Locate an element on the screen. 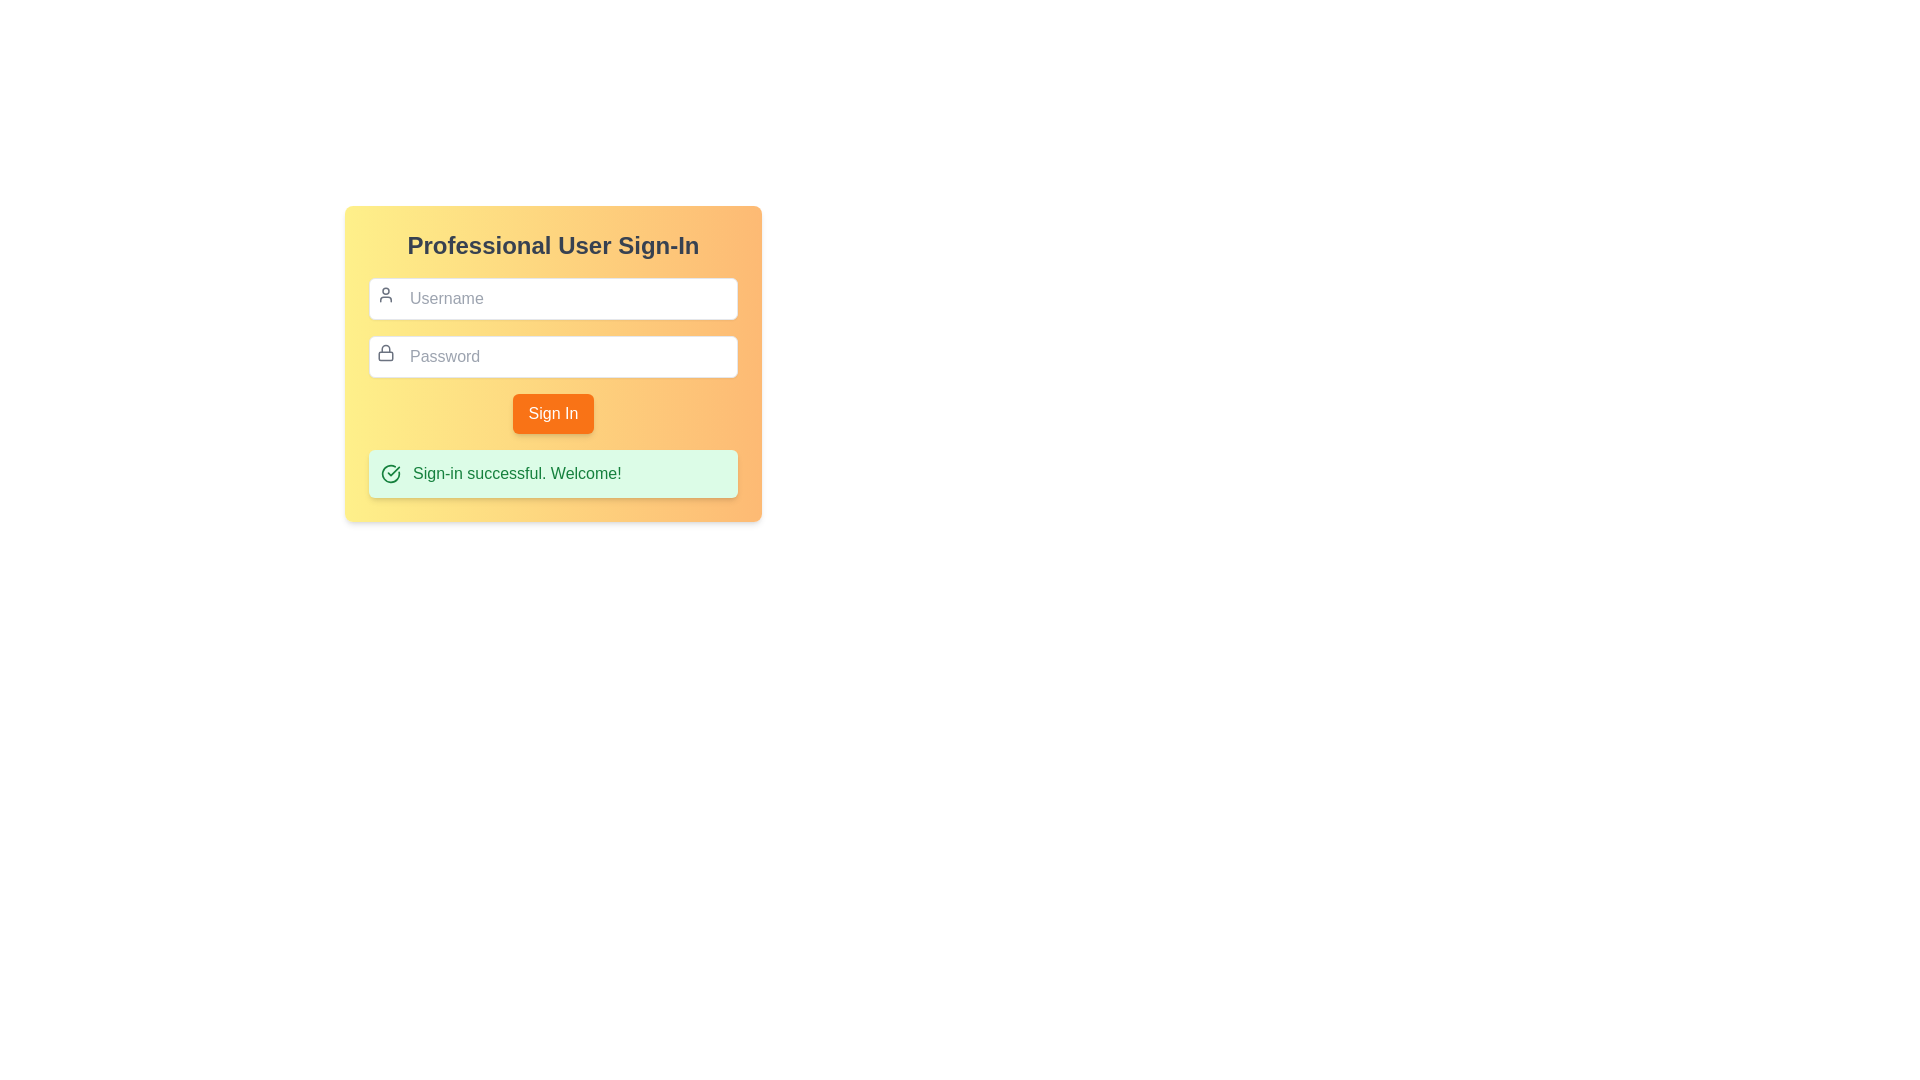 This screenshot has width=1920, height=1080. the submit button located in the central part of the login form, positioned directly below the password input field is located at coordinates (553, 412).